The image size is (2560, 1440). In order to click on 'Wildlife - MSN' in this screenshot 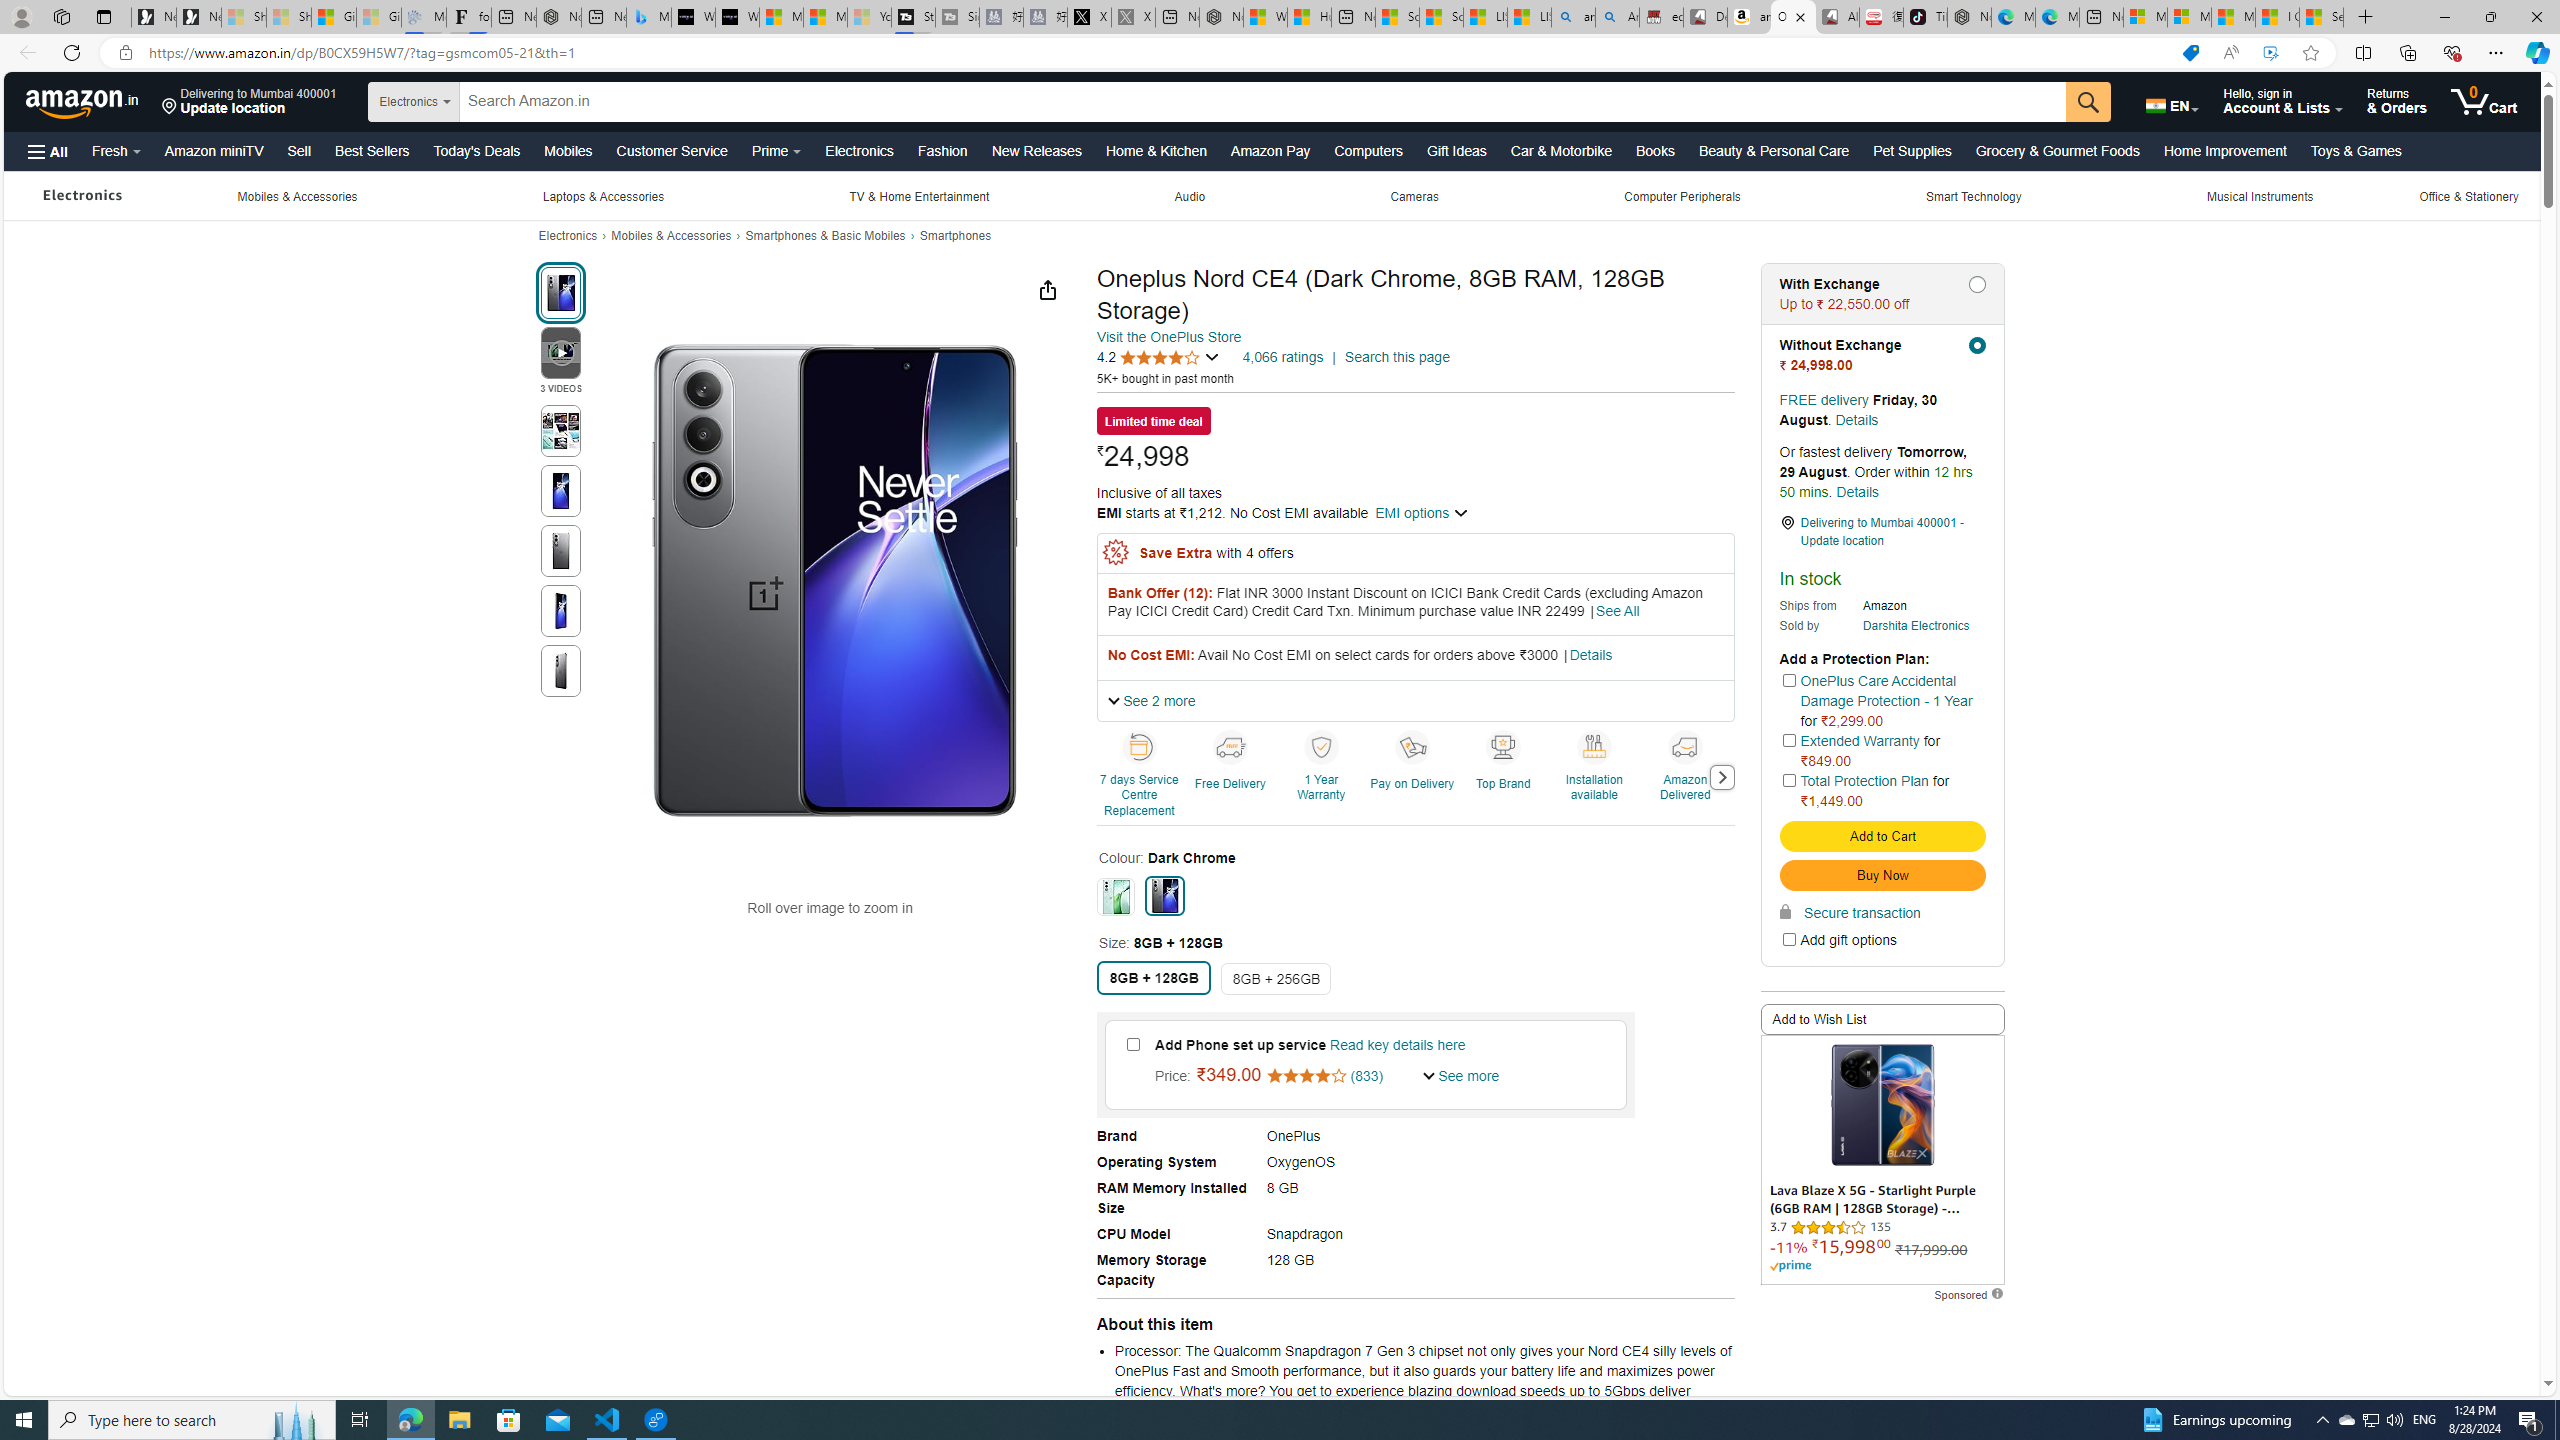, I will do `click(1263, 16)`.